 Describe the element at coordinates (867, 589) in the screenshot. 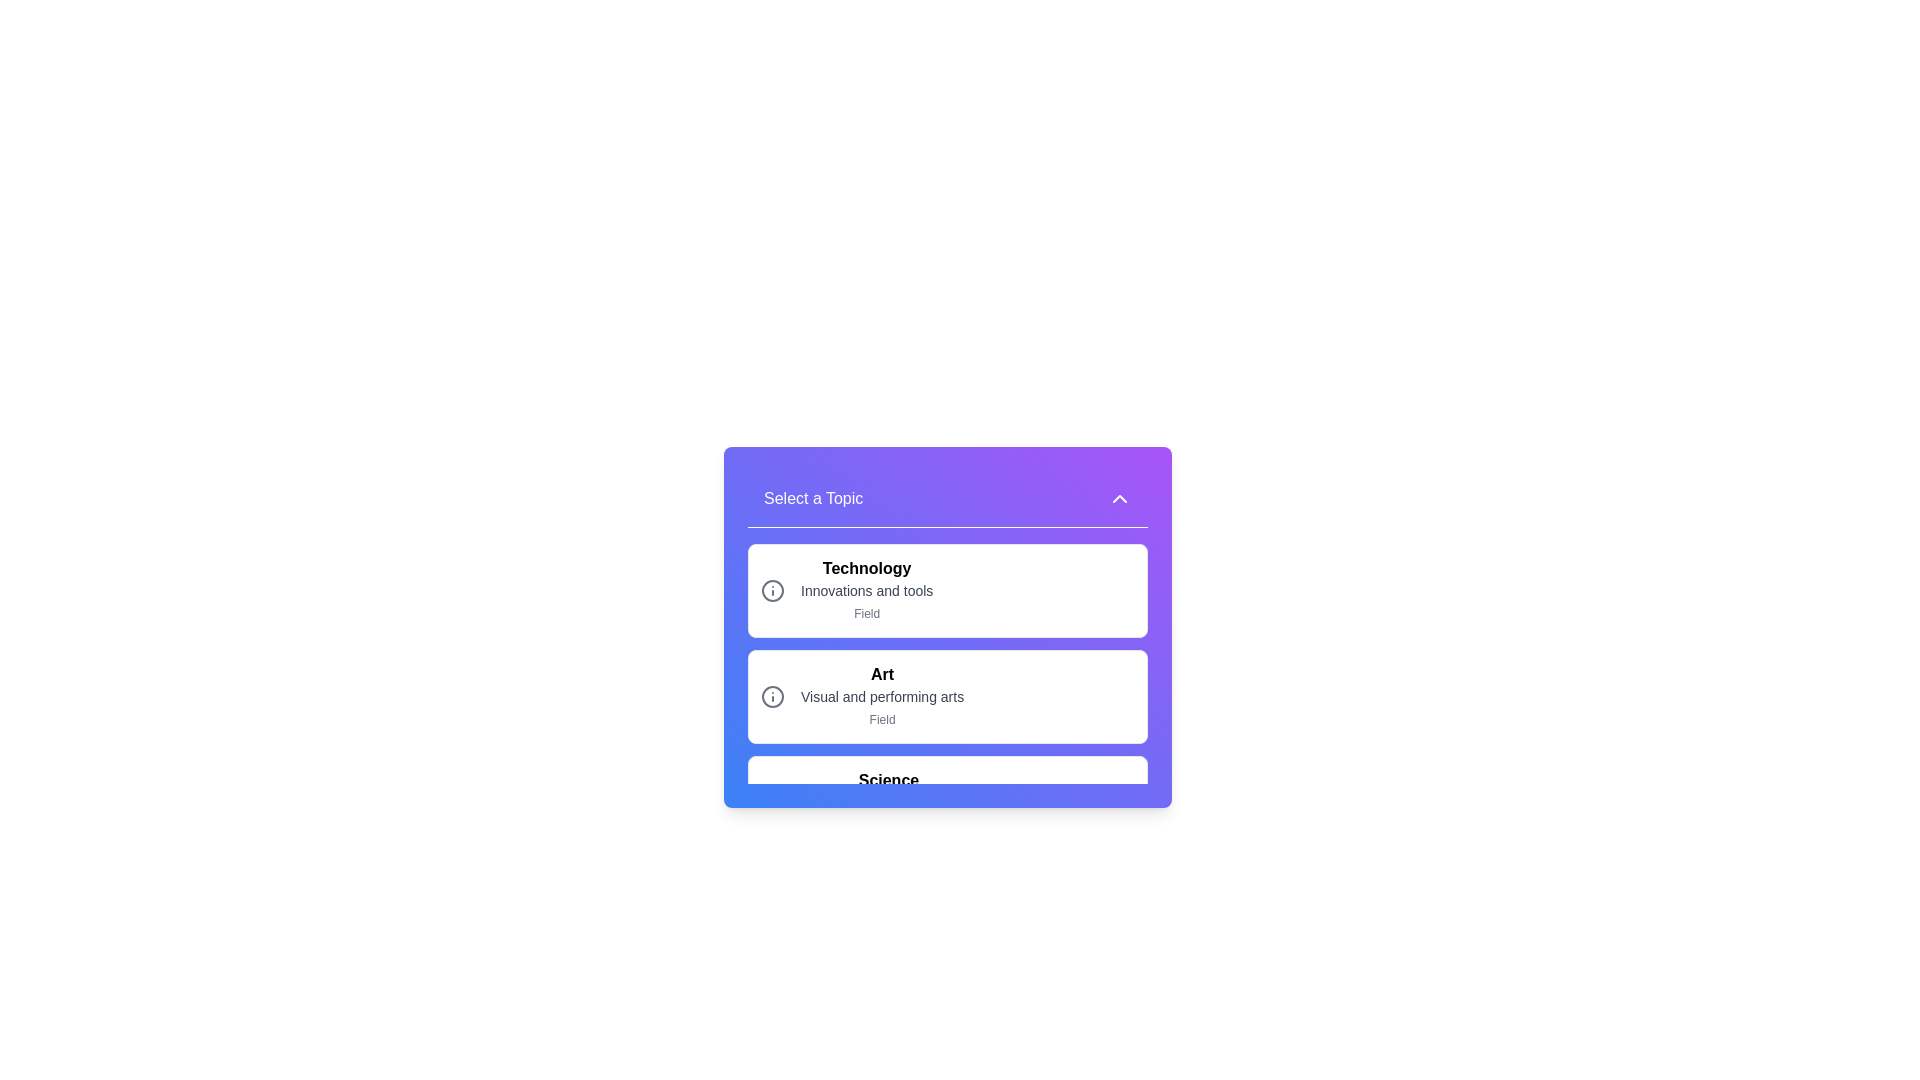

I see `the text snippet displaying 'Innovations and tools', which is styled in a smaller gray font and positioned beneath the bold 'Technology' heading` at that location.